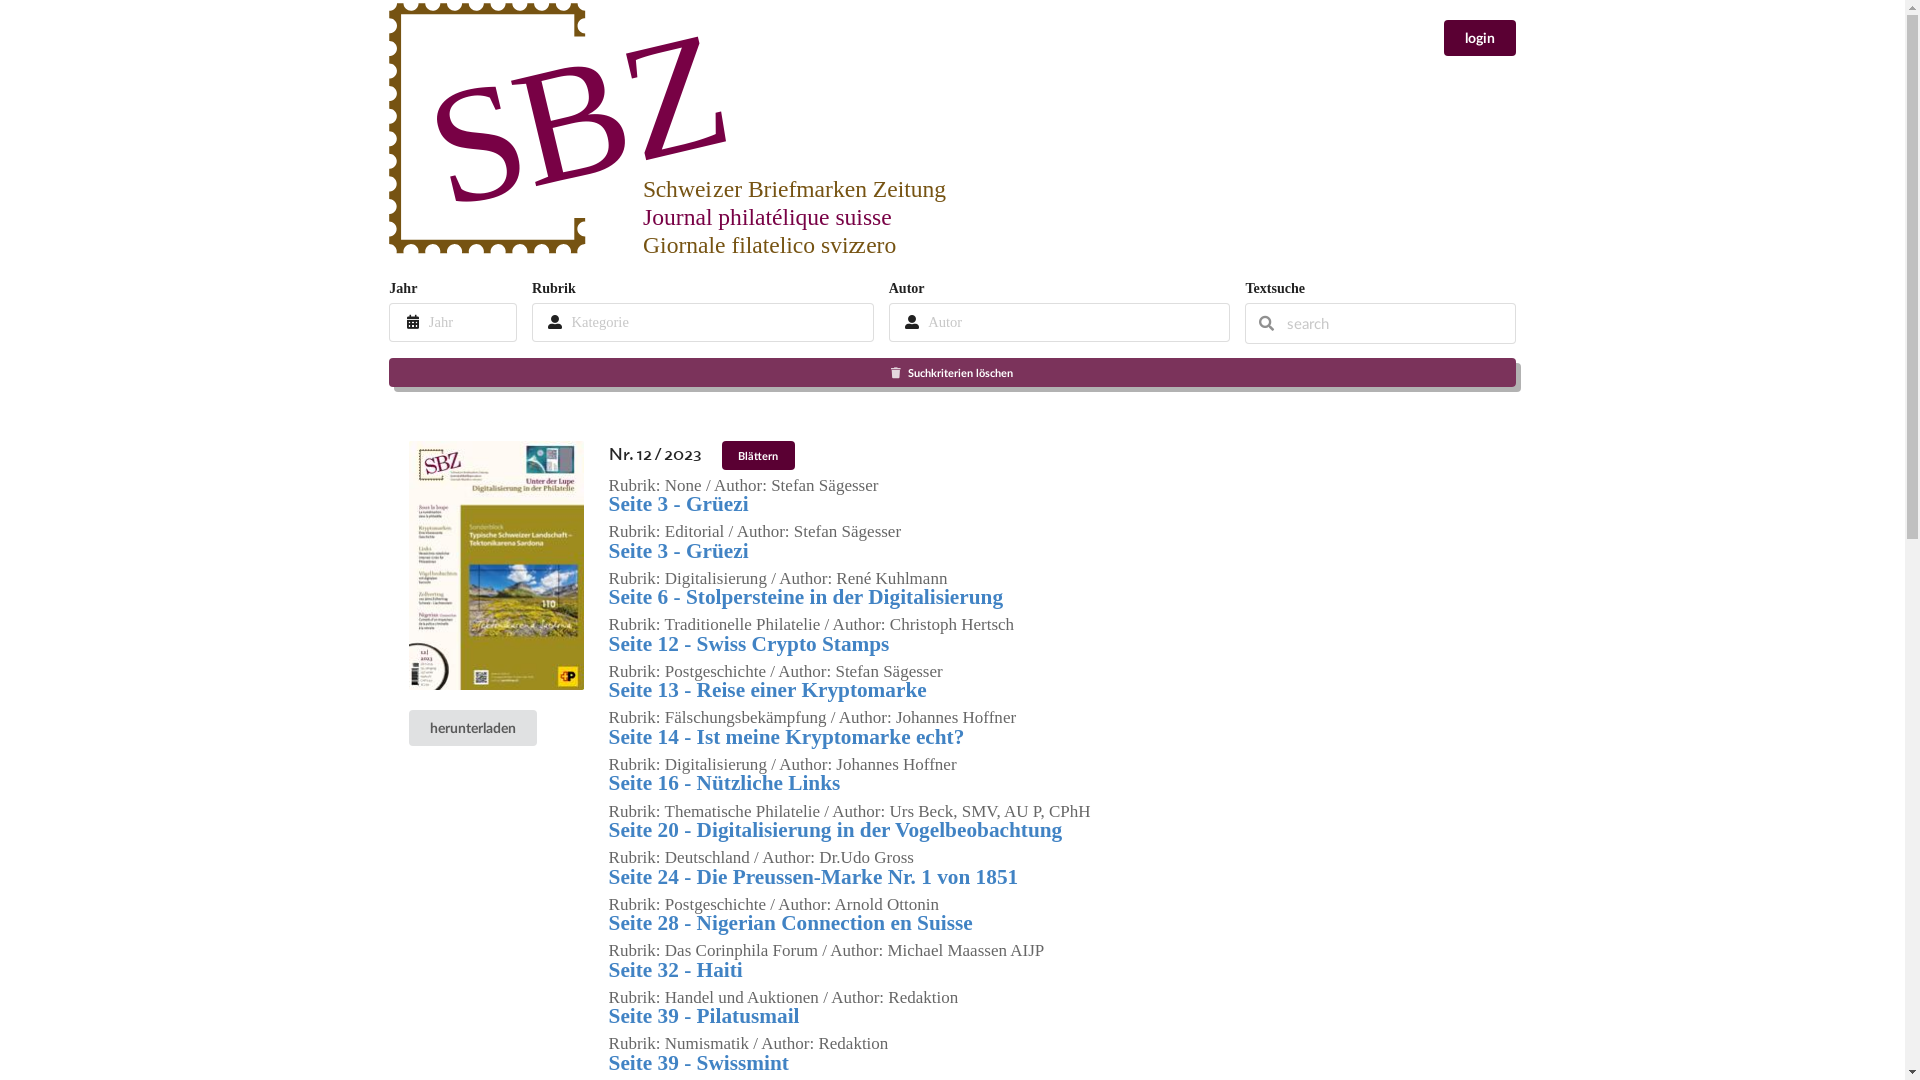  I want to click on 'Seite 6 - Stolpersteine in der Digitalisierung', so click(806, 596).